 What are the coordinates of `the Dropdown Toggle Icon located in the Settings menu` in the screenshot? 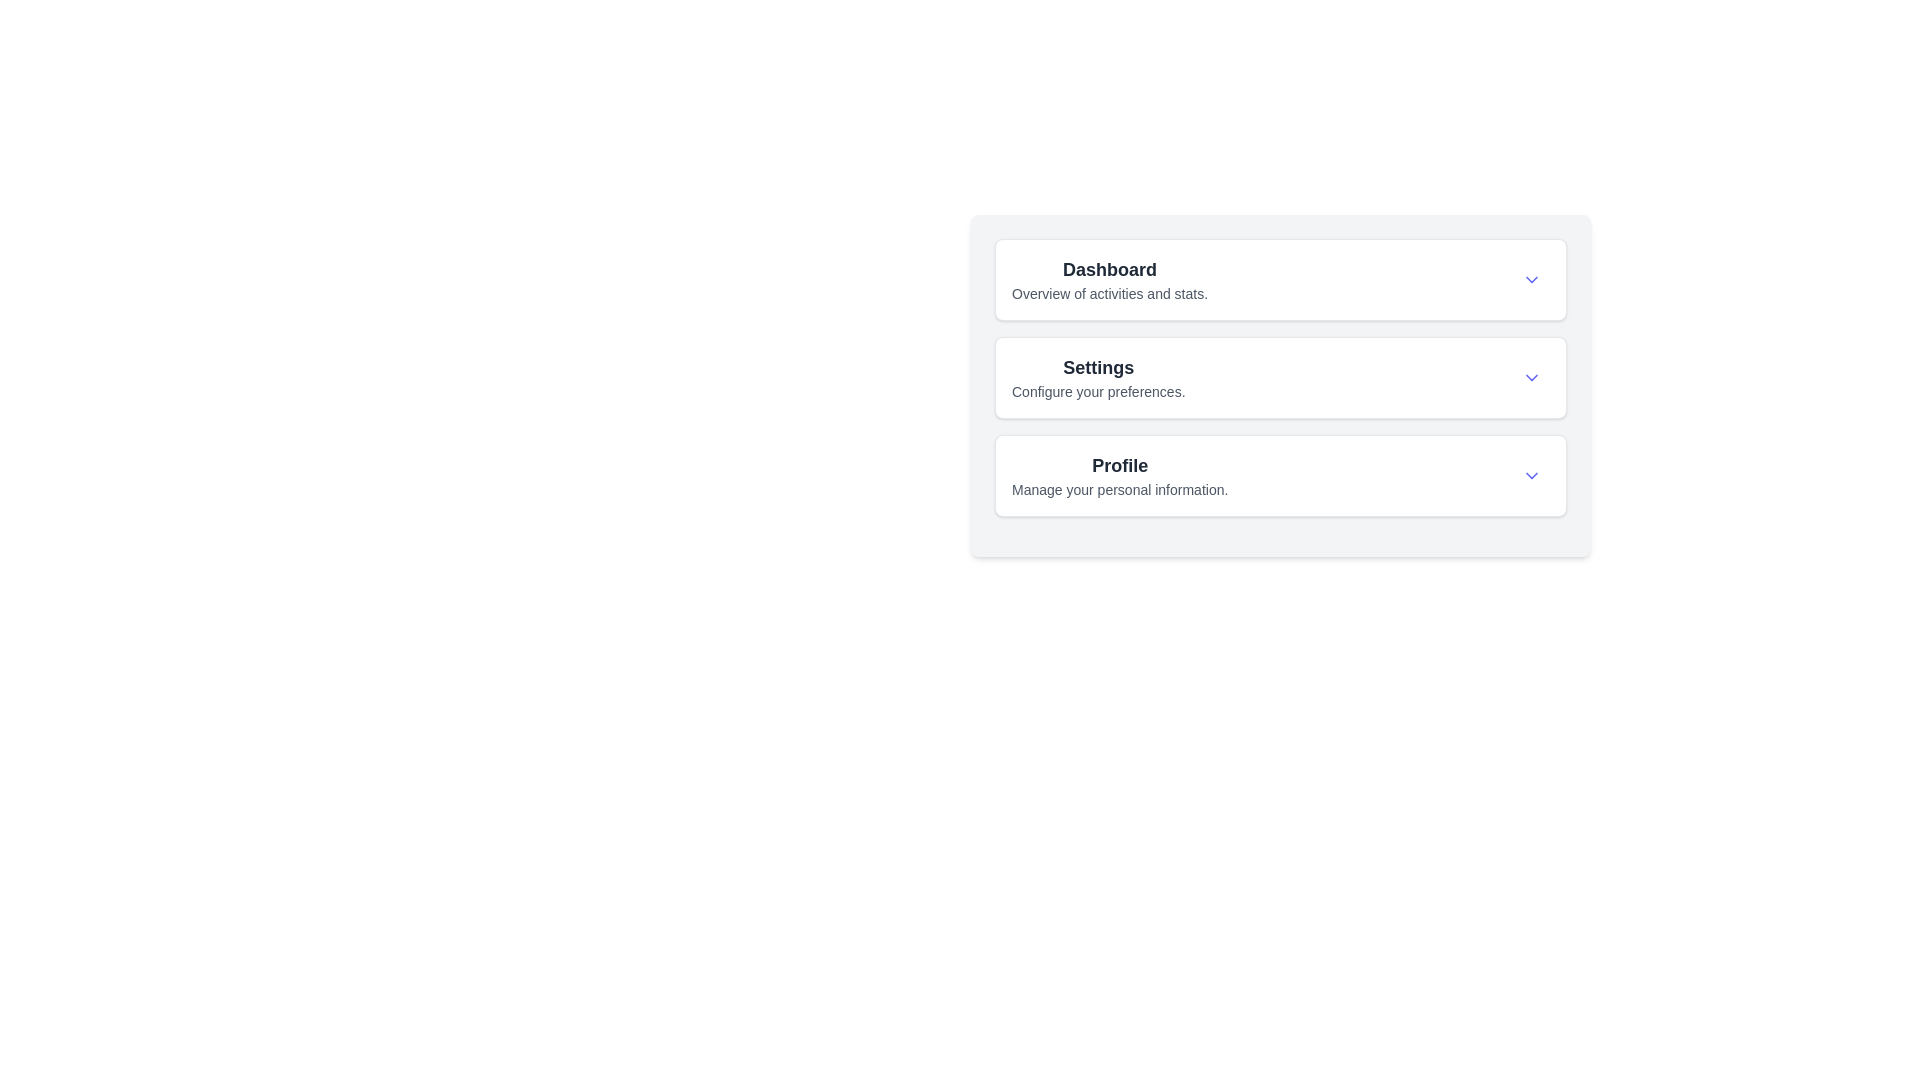 It's located at (1530, 378).